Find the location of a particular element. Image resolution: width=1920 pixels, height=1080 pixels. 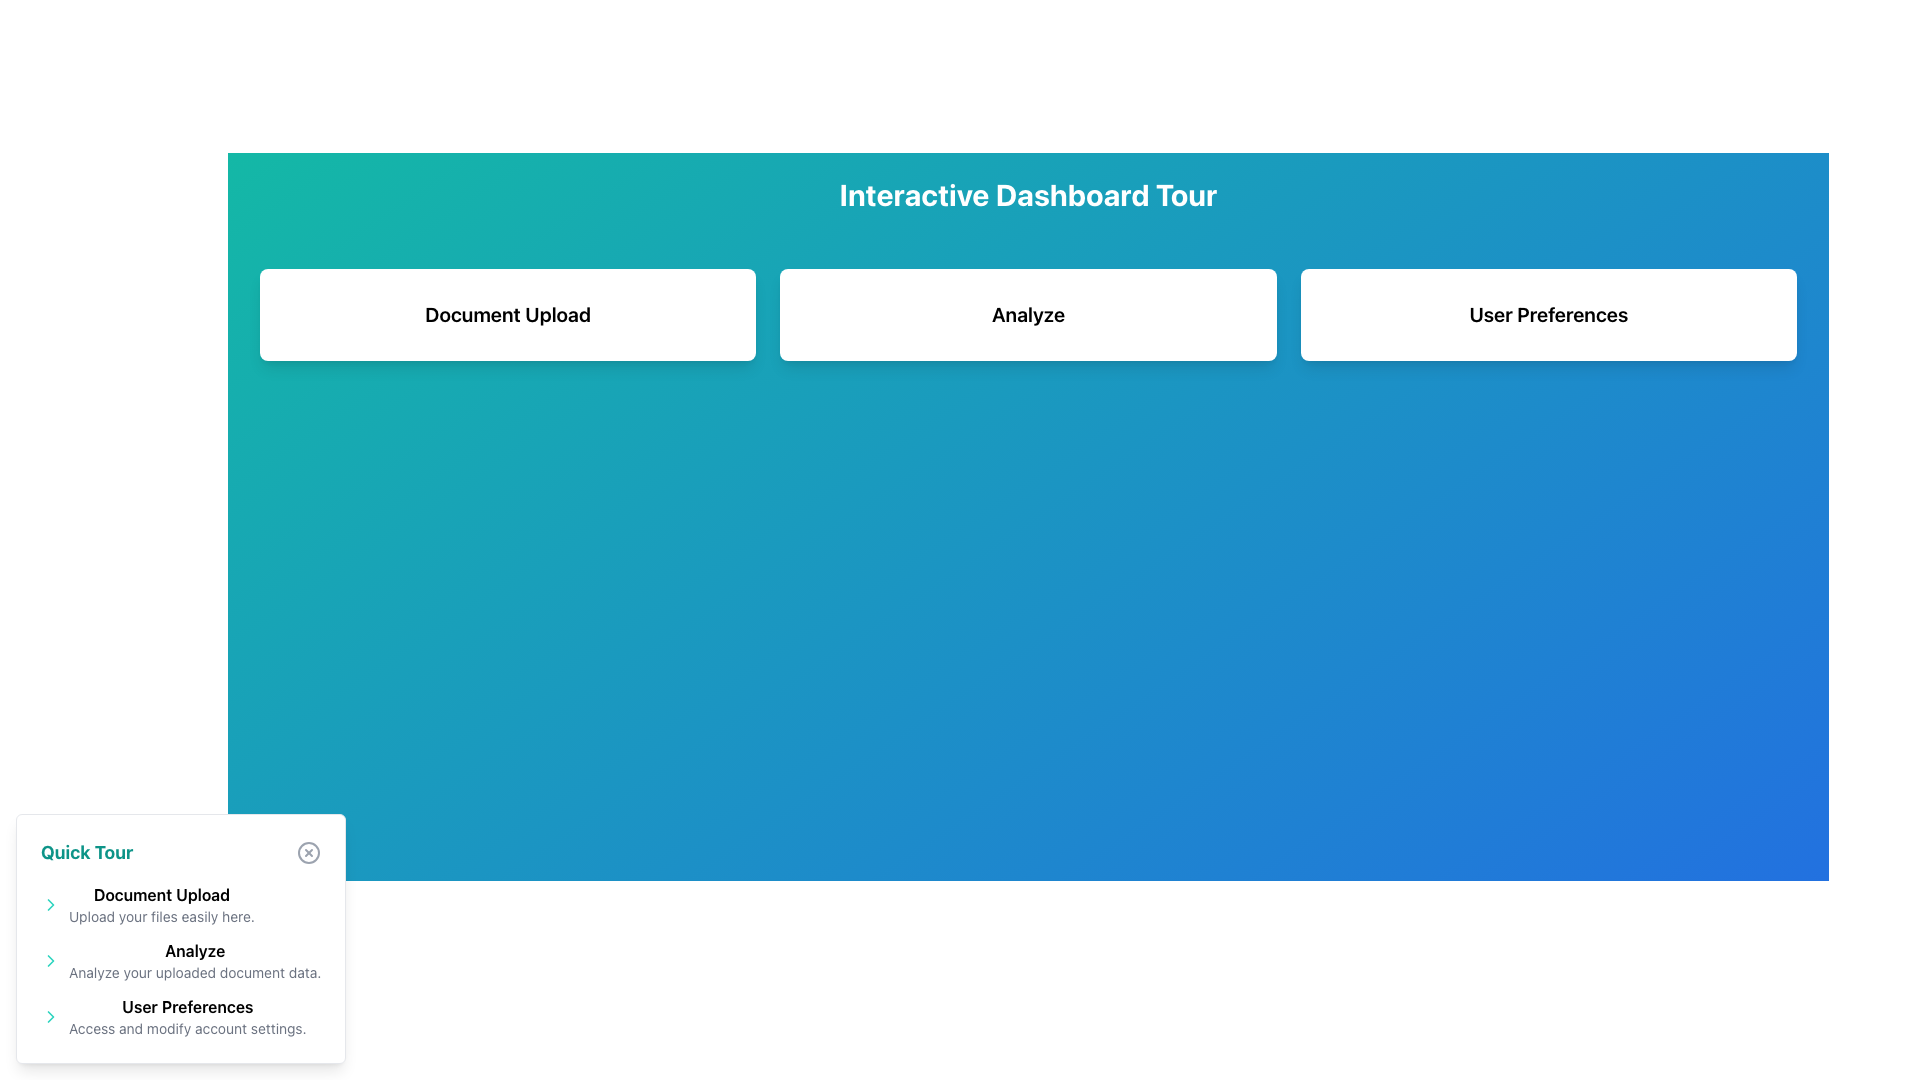

the 'User Preferences' text label, which is bold and serves as the title of a section in a pop-up dialog at the bottom-left corner of the interface is located at coordinates (187, 1006).